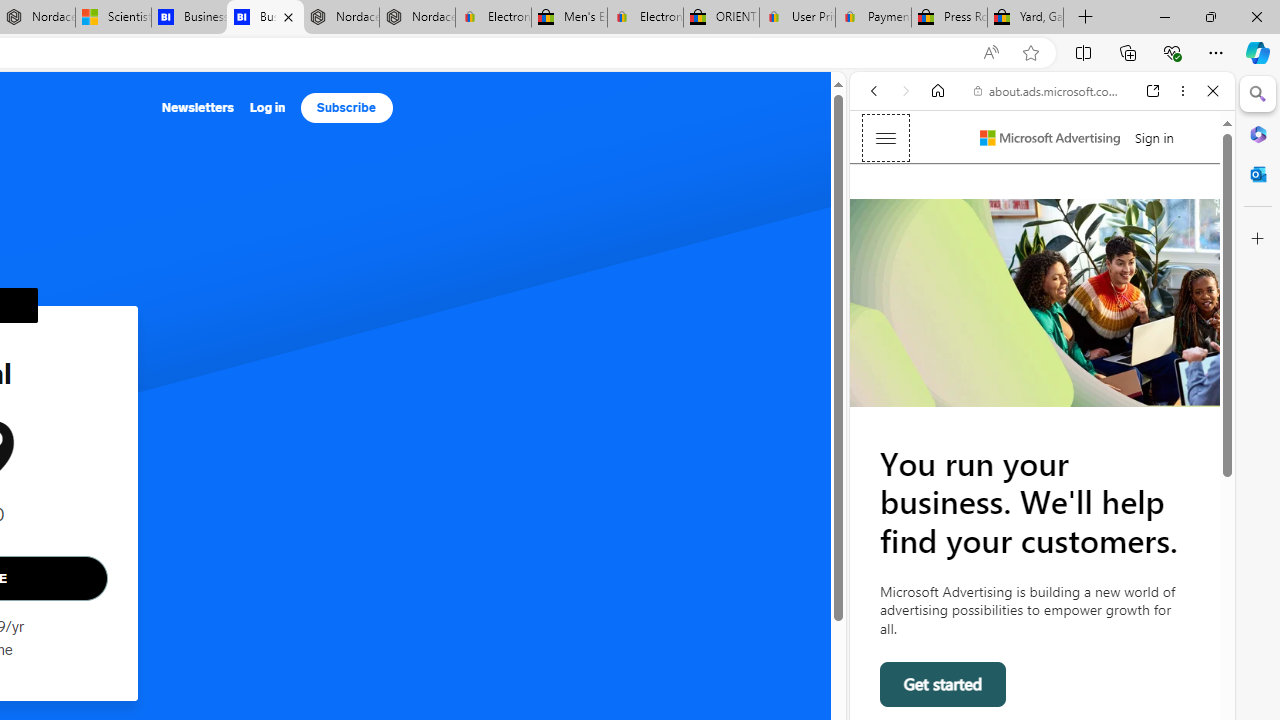  Describe the element at coordinates (199, 108) in the screenshot. I see `'Newsletters'` at that location.